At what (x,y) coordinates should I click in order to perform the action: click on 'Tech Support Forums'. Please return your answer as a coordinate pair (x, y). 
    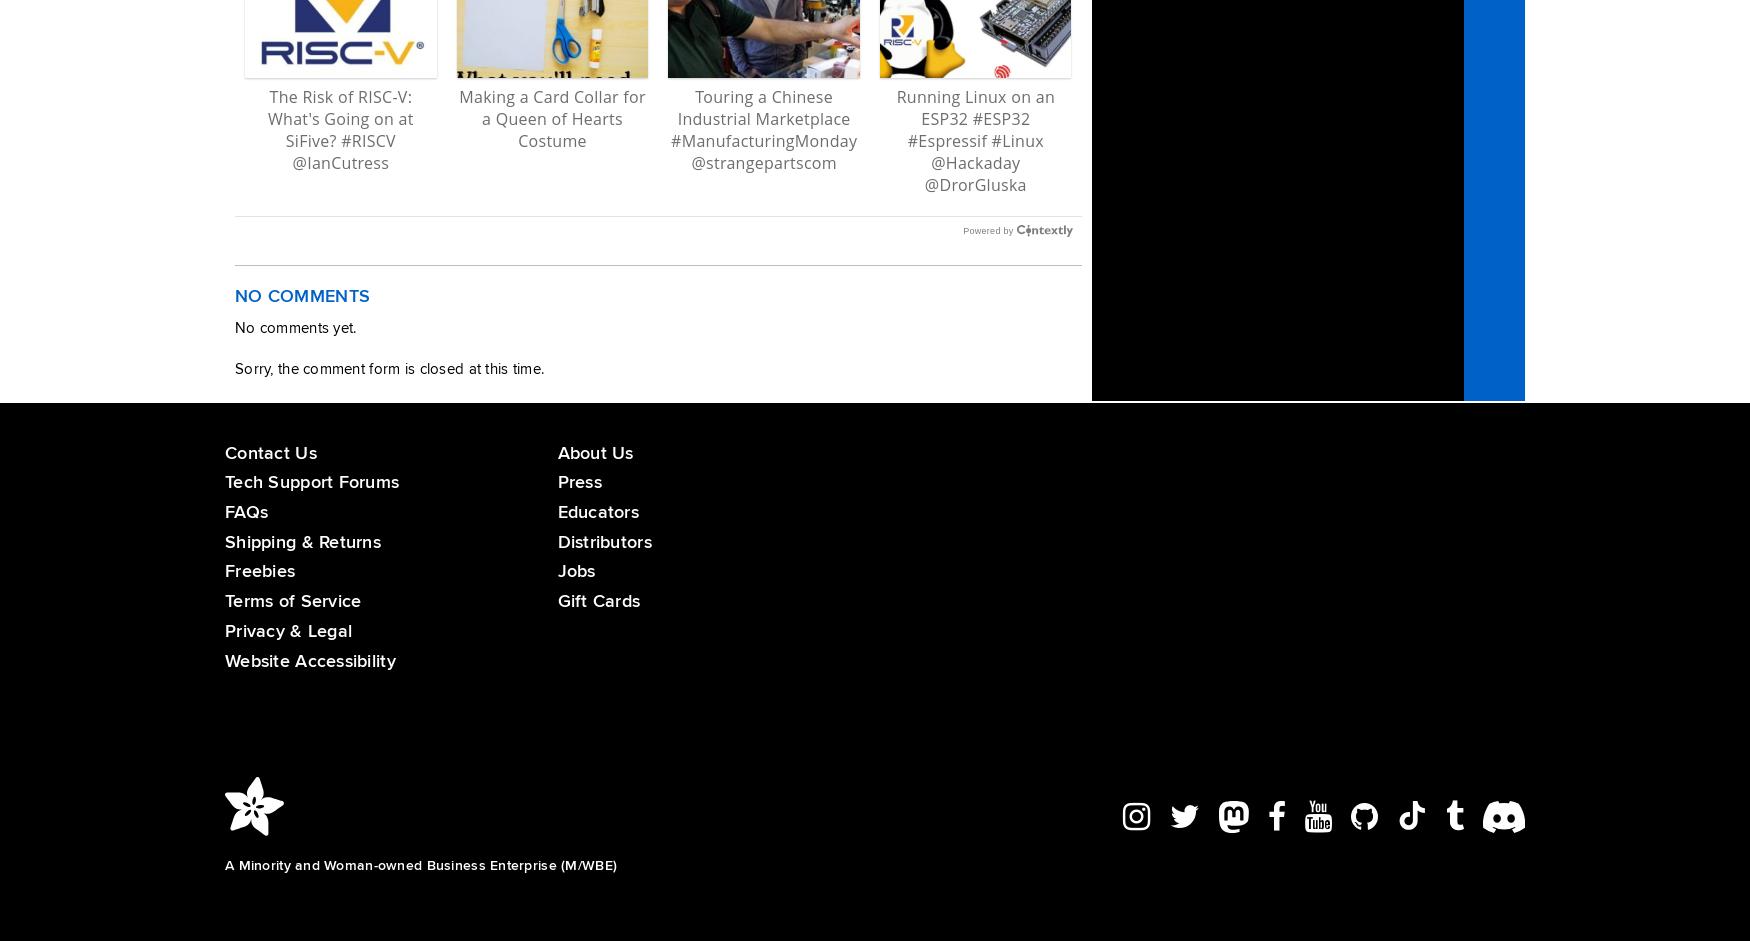
    Looking at the image, I should click on (311, 480).